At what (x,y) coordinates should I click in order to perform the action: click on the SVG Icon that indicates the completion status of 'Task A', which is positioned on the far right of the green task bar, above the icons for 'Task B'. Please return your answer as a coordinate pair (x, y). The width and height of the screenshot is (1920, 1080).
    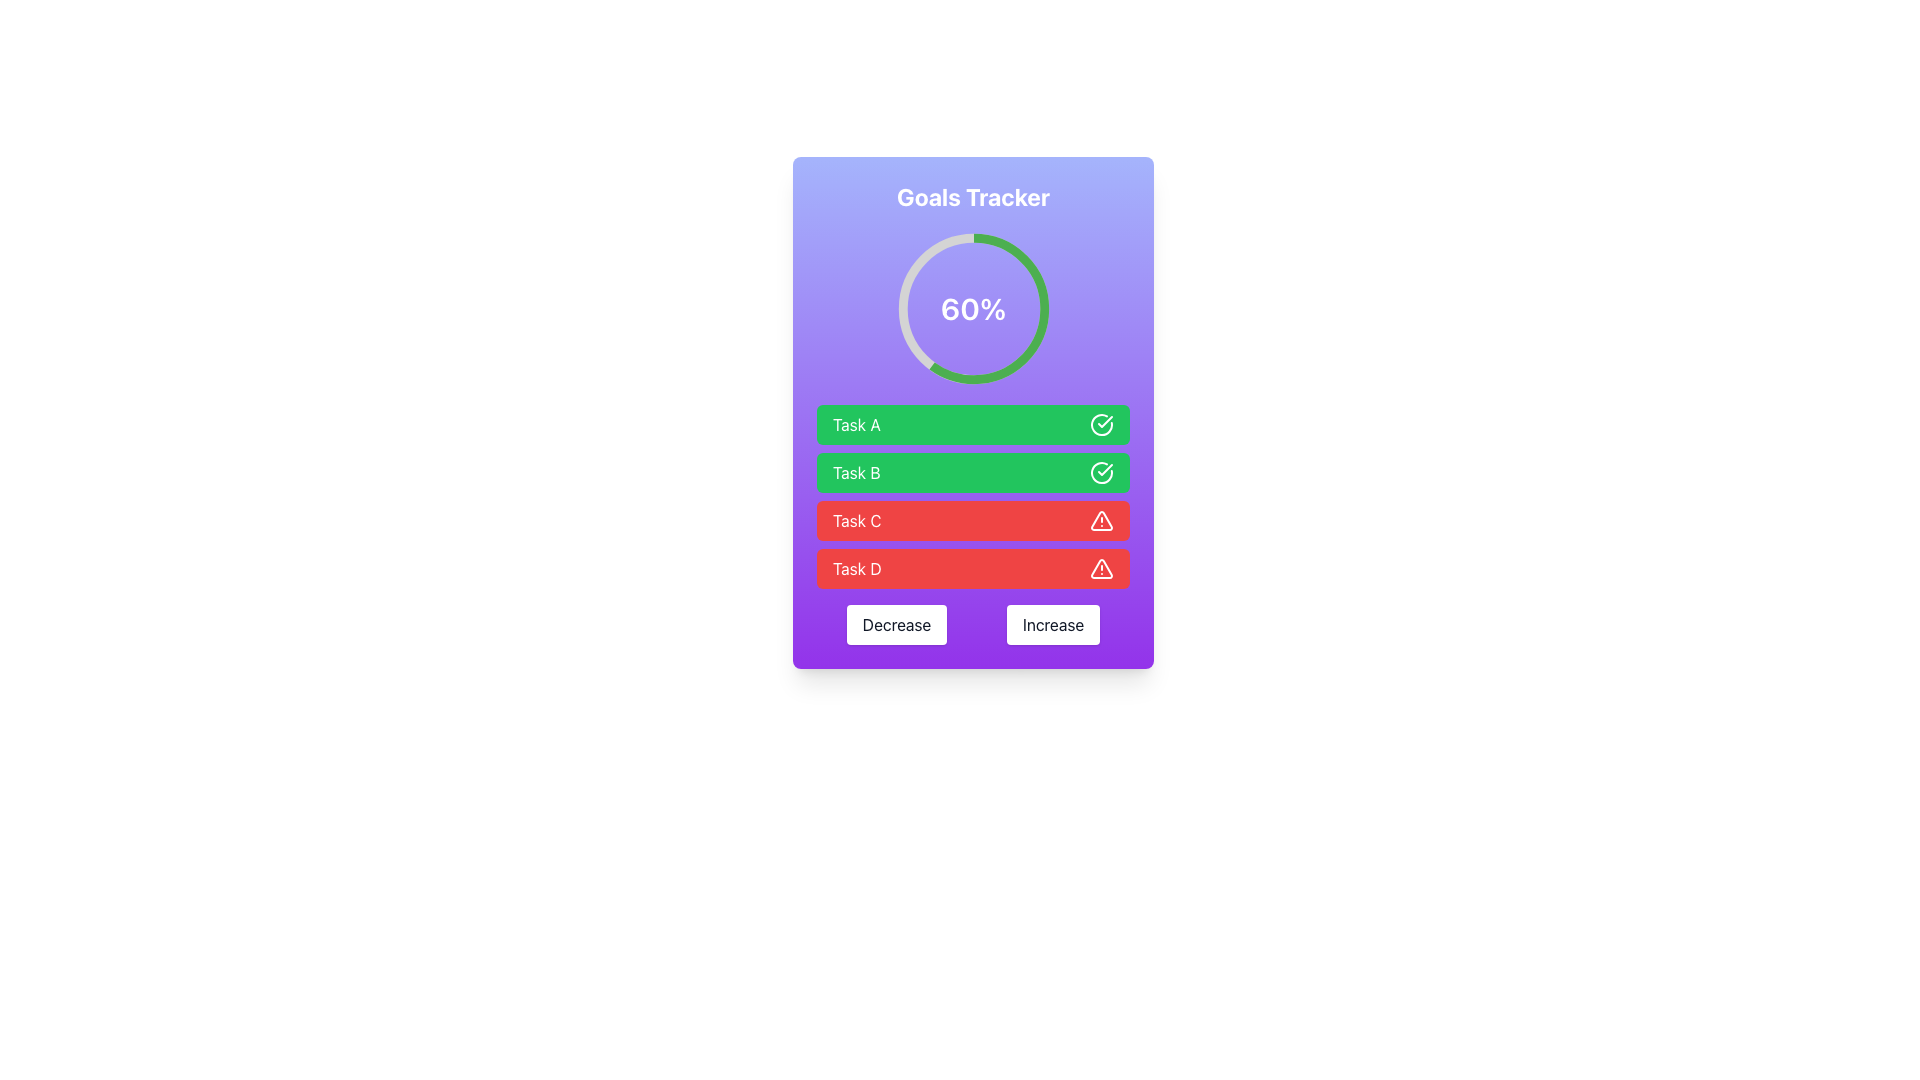
    Looking at the image, I should click on (1101, 423).